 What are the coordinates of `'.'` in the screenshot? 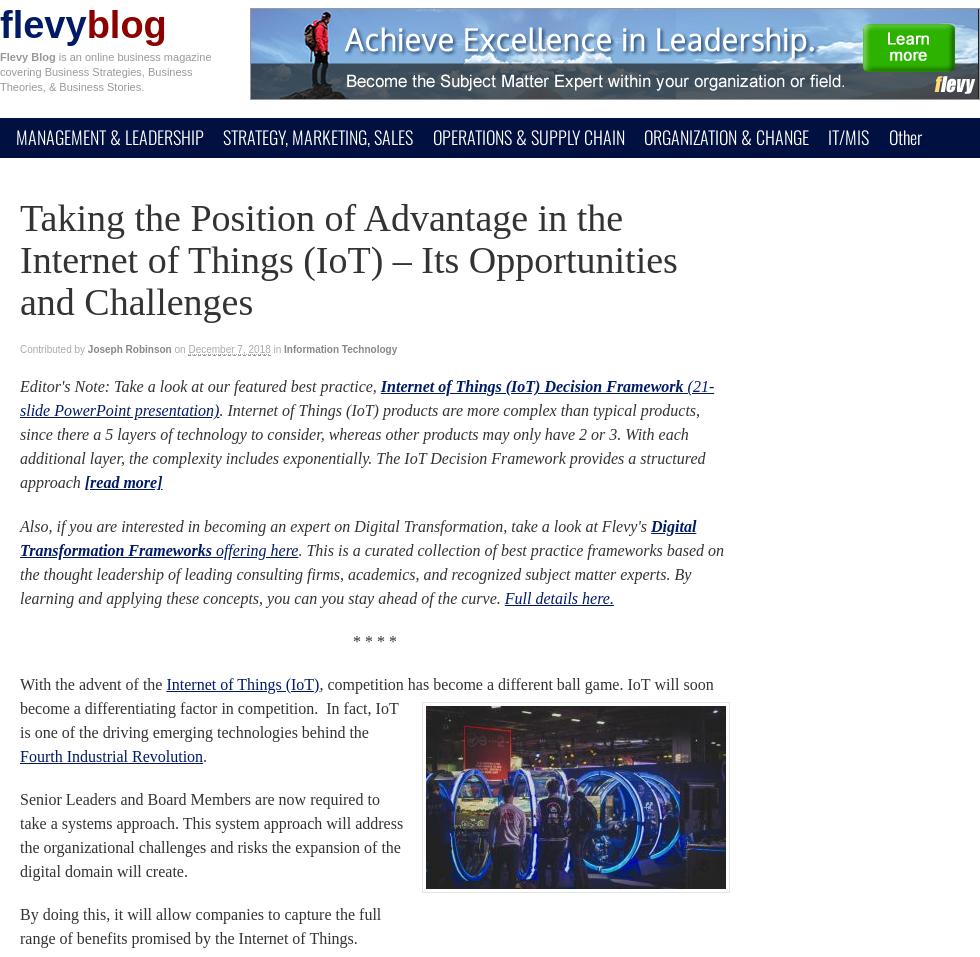 It's located at (205, 755).